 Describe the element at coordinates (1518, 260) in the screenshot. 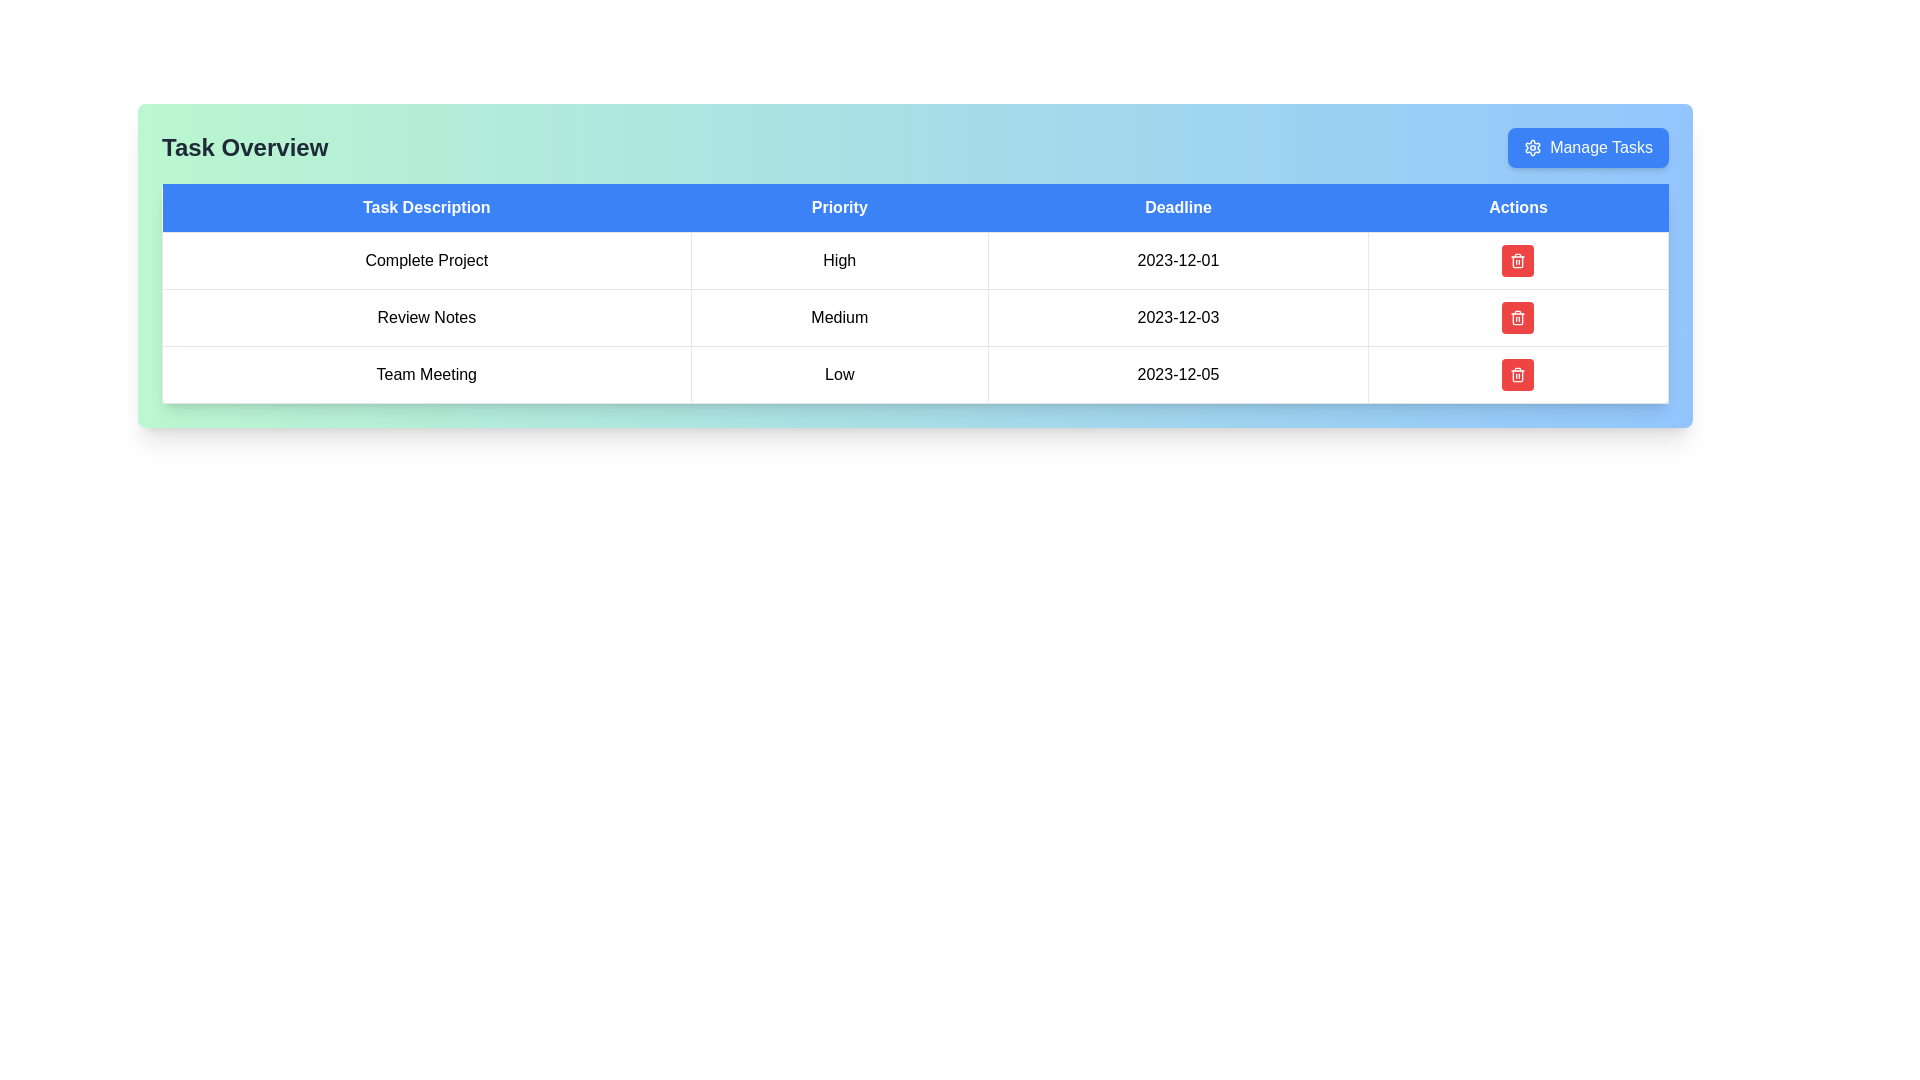

I see `the delete icon within the button located in the 'Actions' column of the table, specifically in the last cell of the first row` at that location.